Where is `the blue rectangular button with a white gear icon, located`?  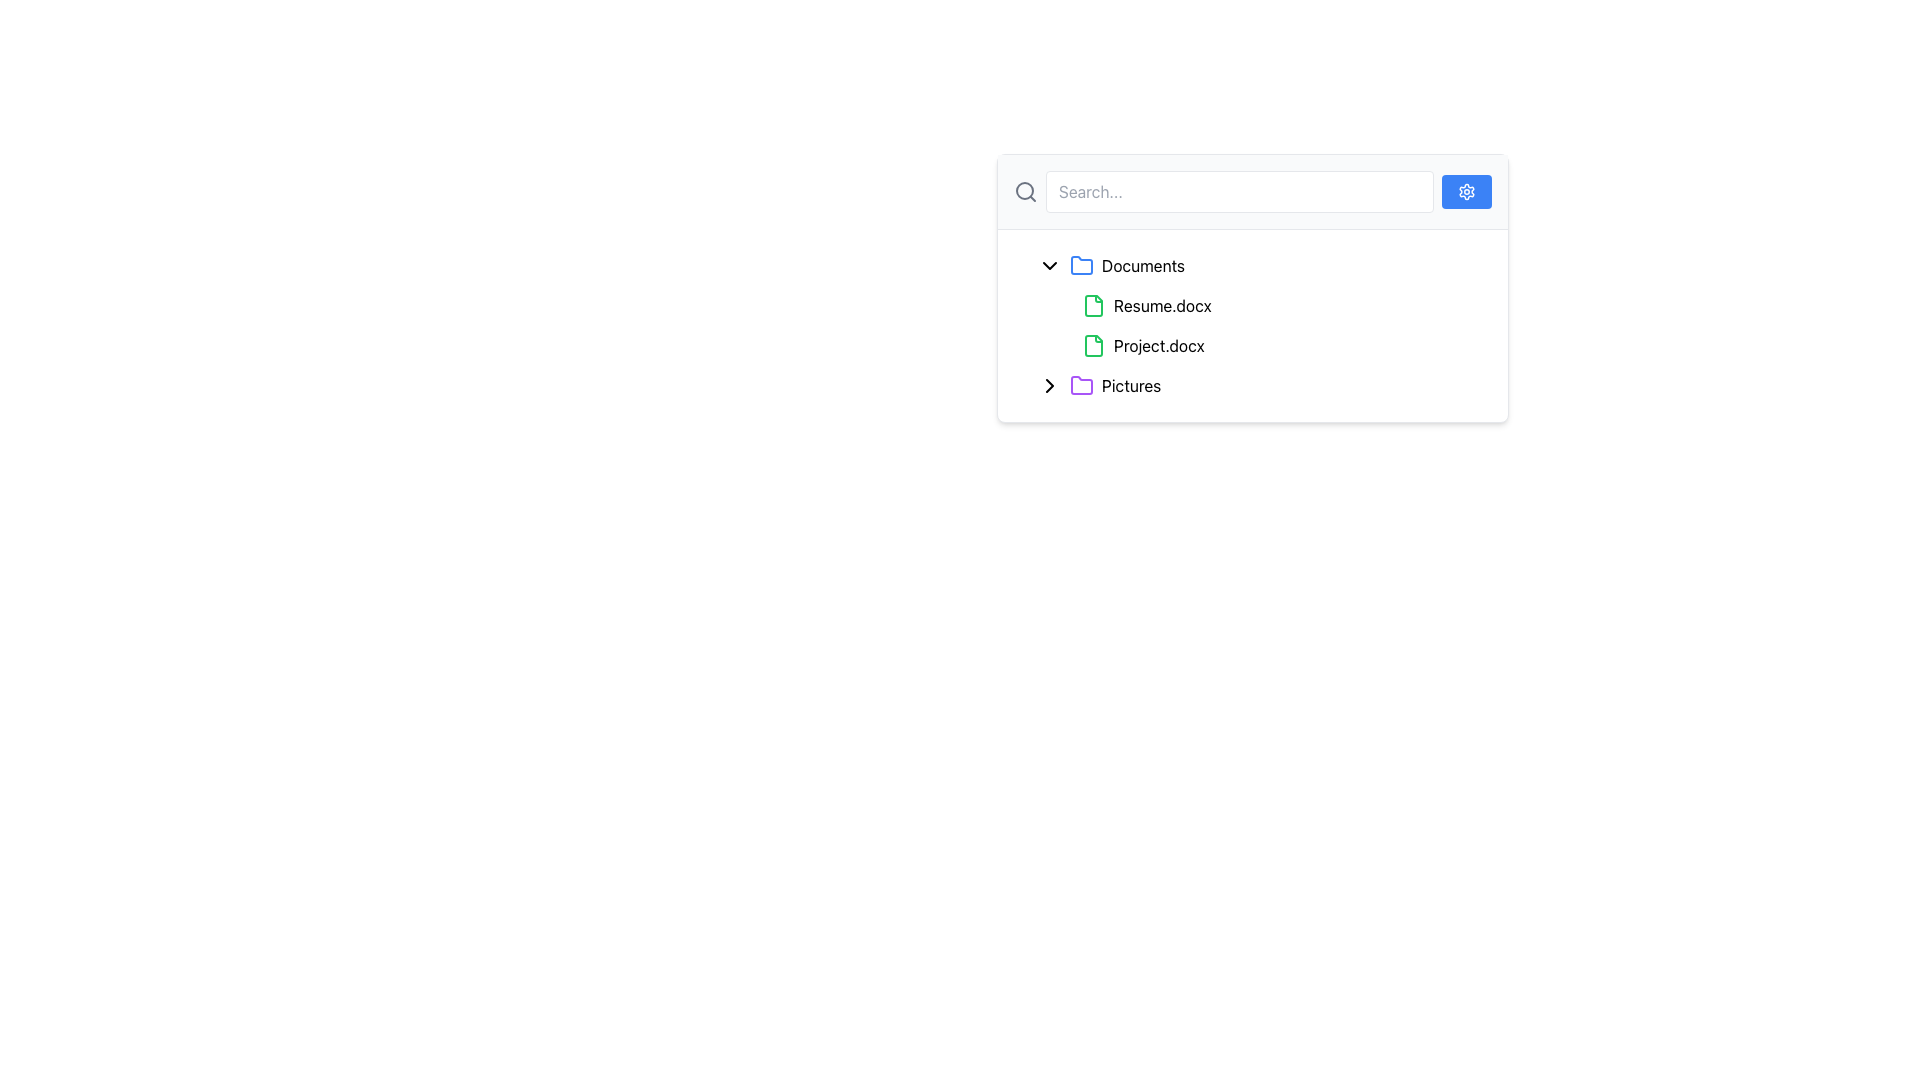 the blue rectangular button with a white gear icon, located is located at coordinates (1467, 192).